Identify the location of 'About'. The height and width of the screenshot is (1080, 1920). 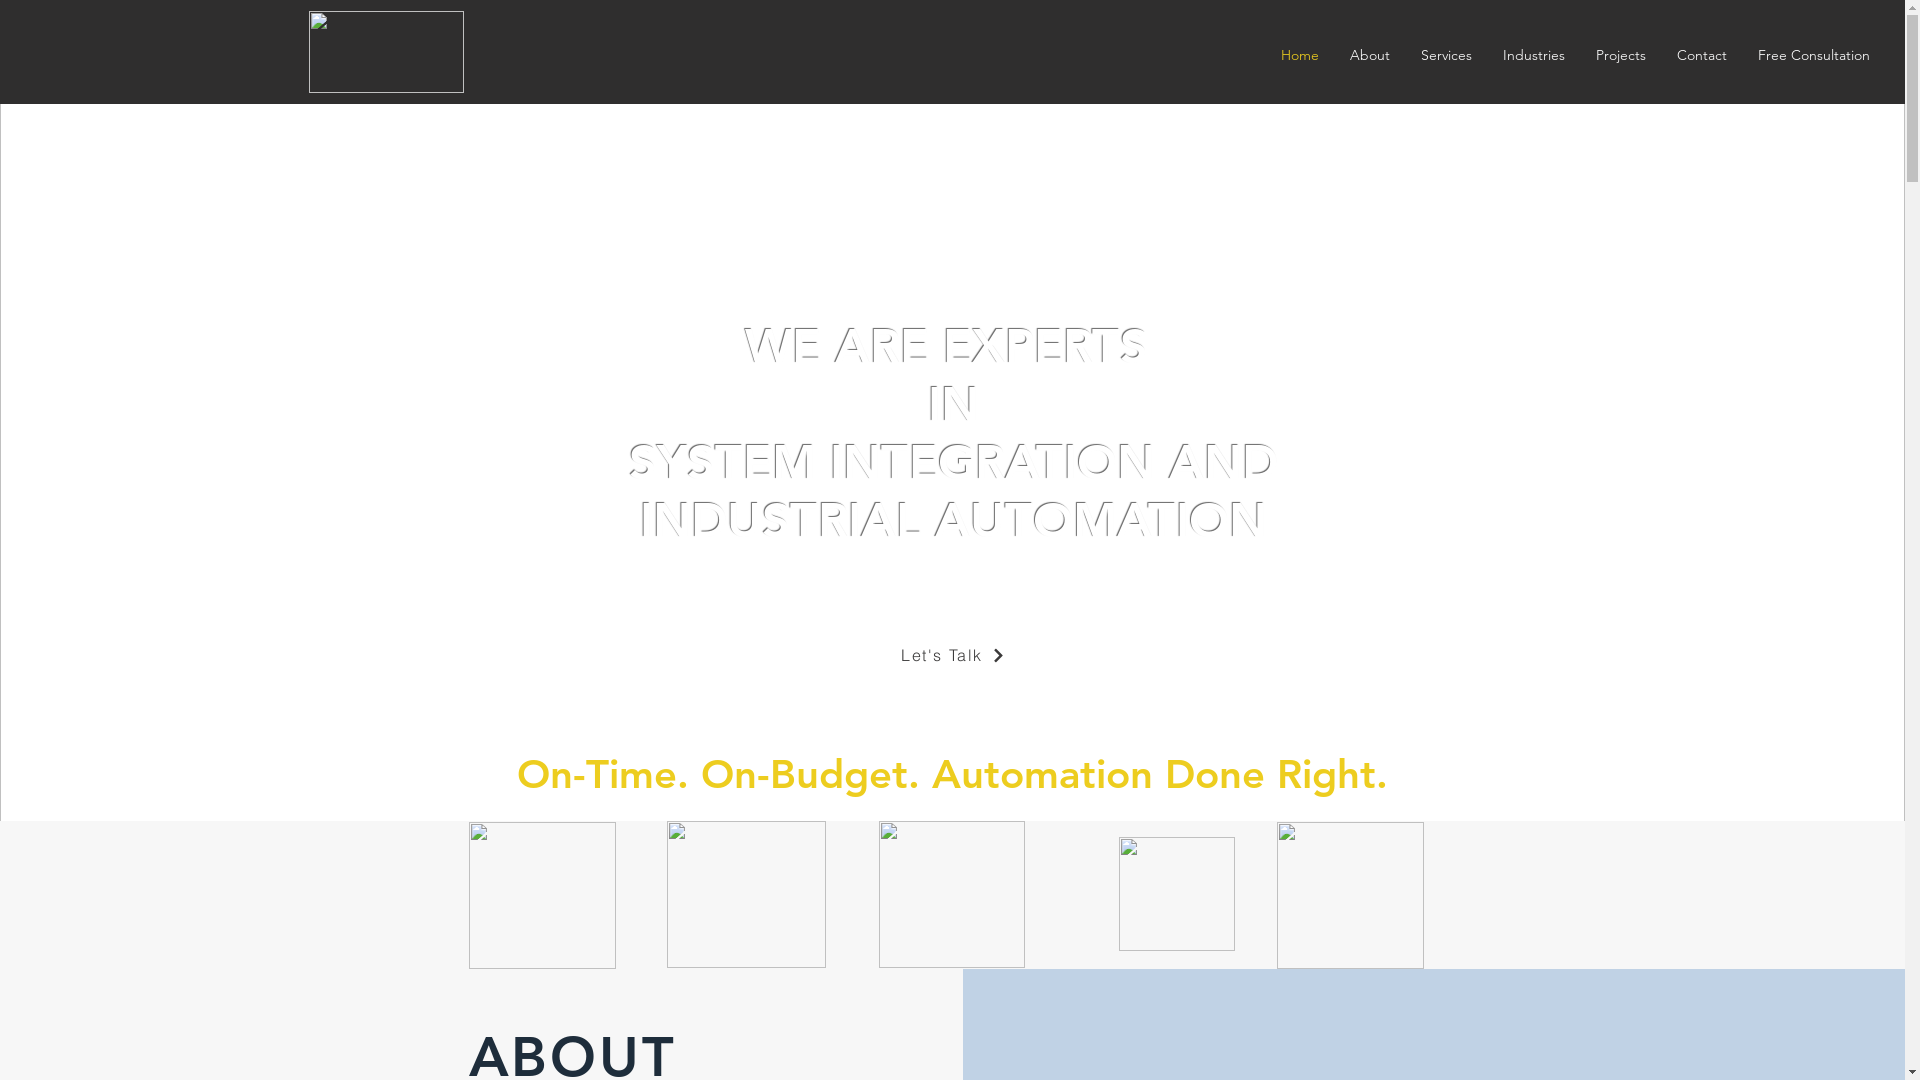
(1368, 54).